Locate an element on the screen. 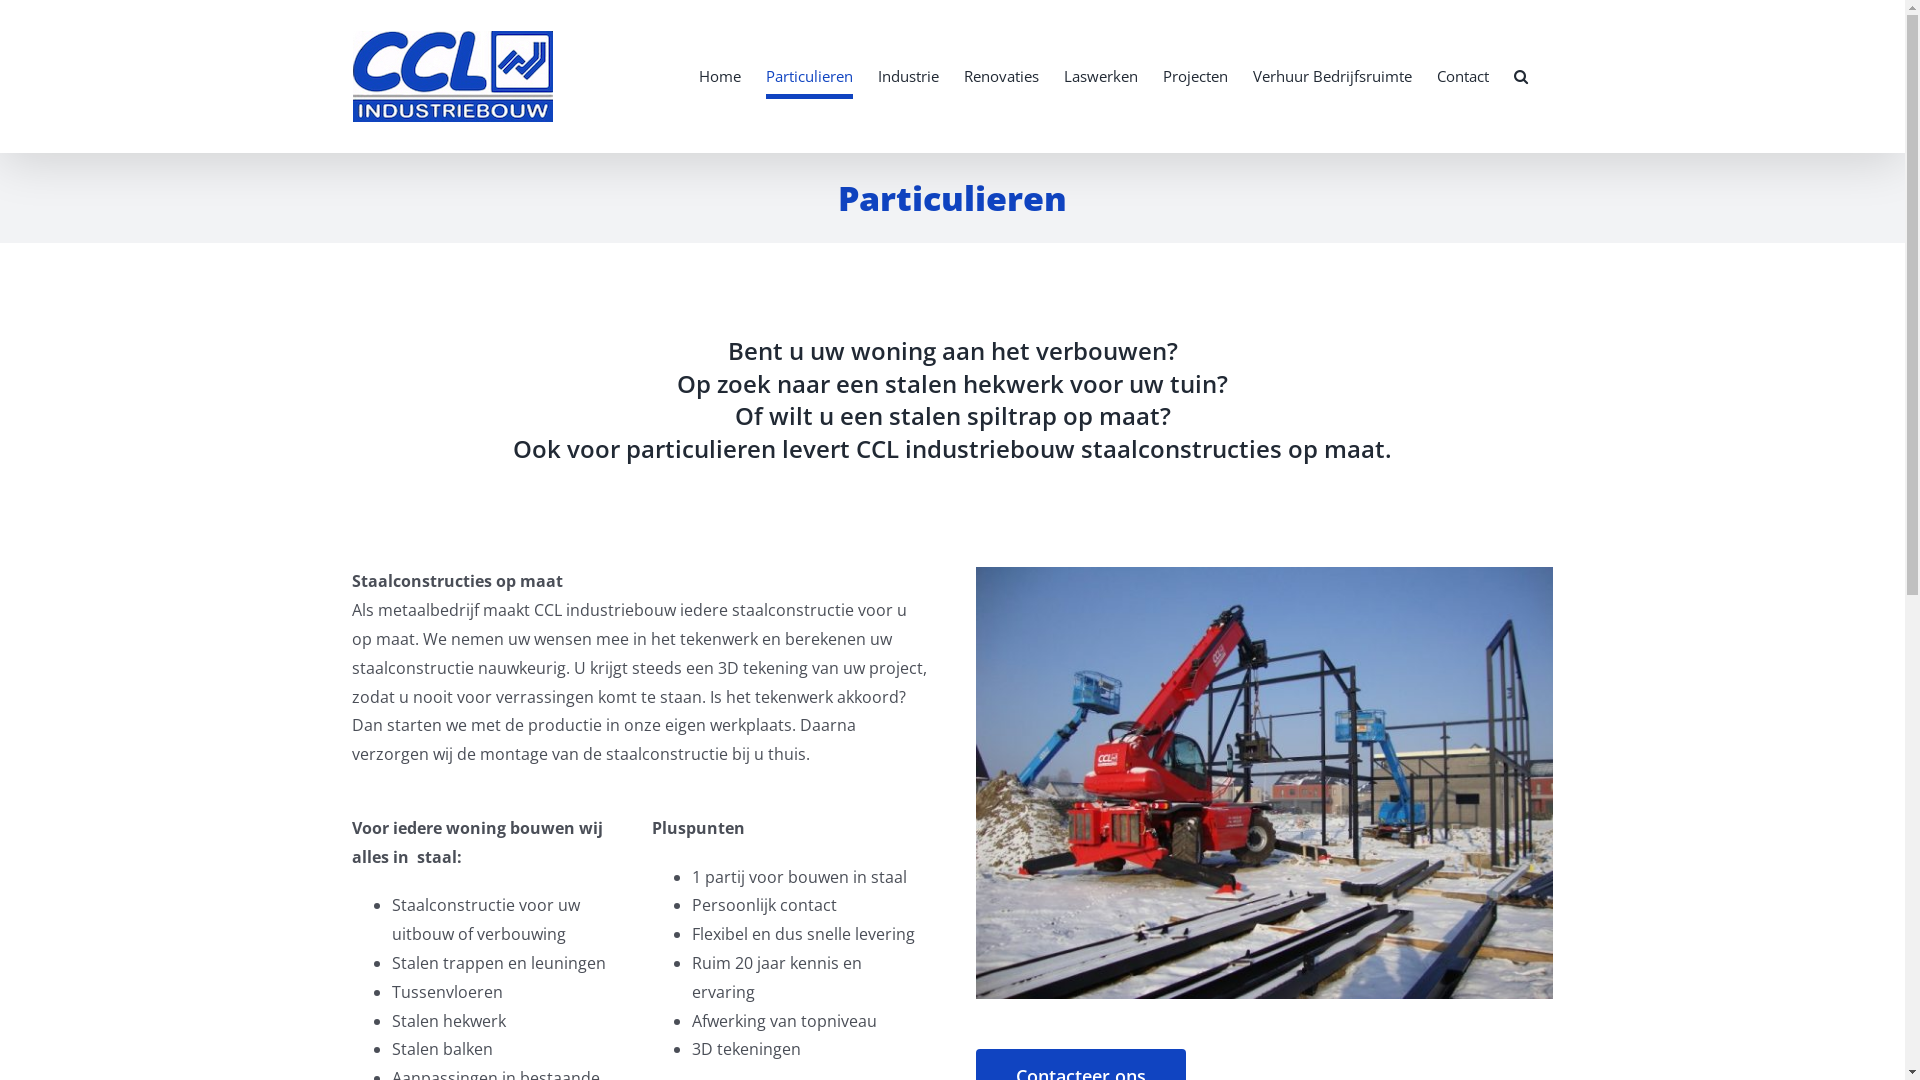  'Home' is located at coordinates (719, 75).